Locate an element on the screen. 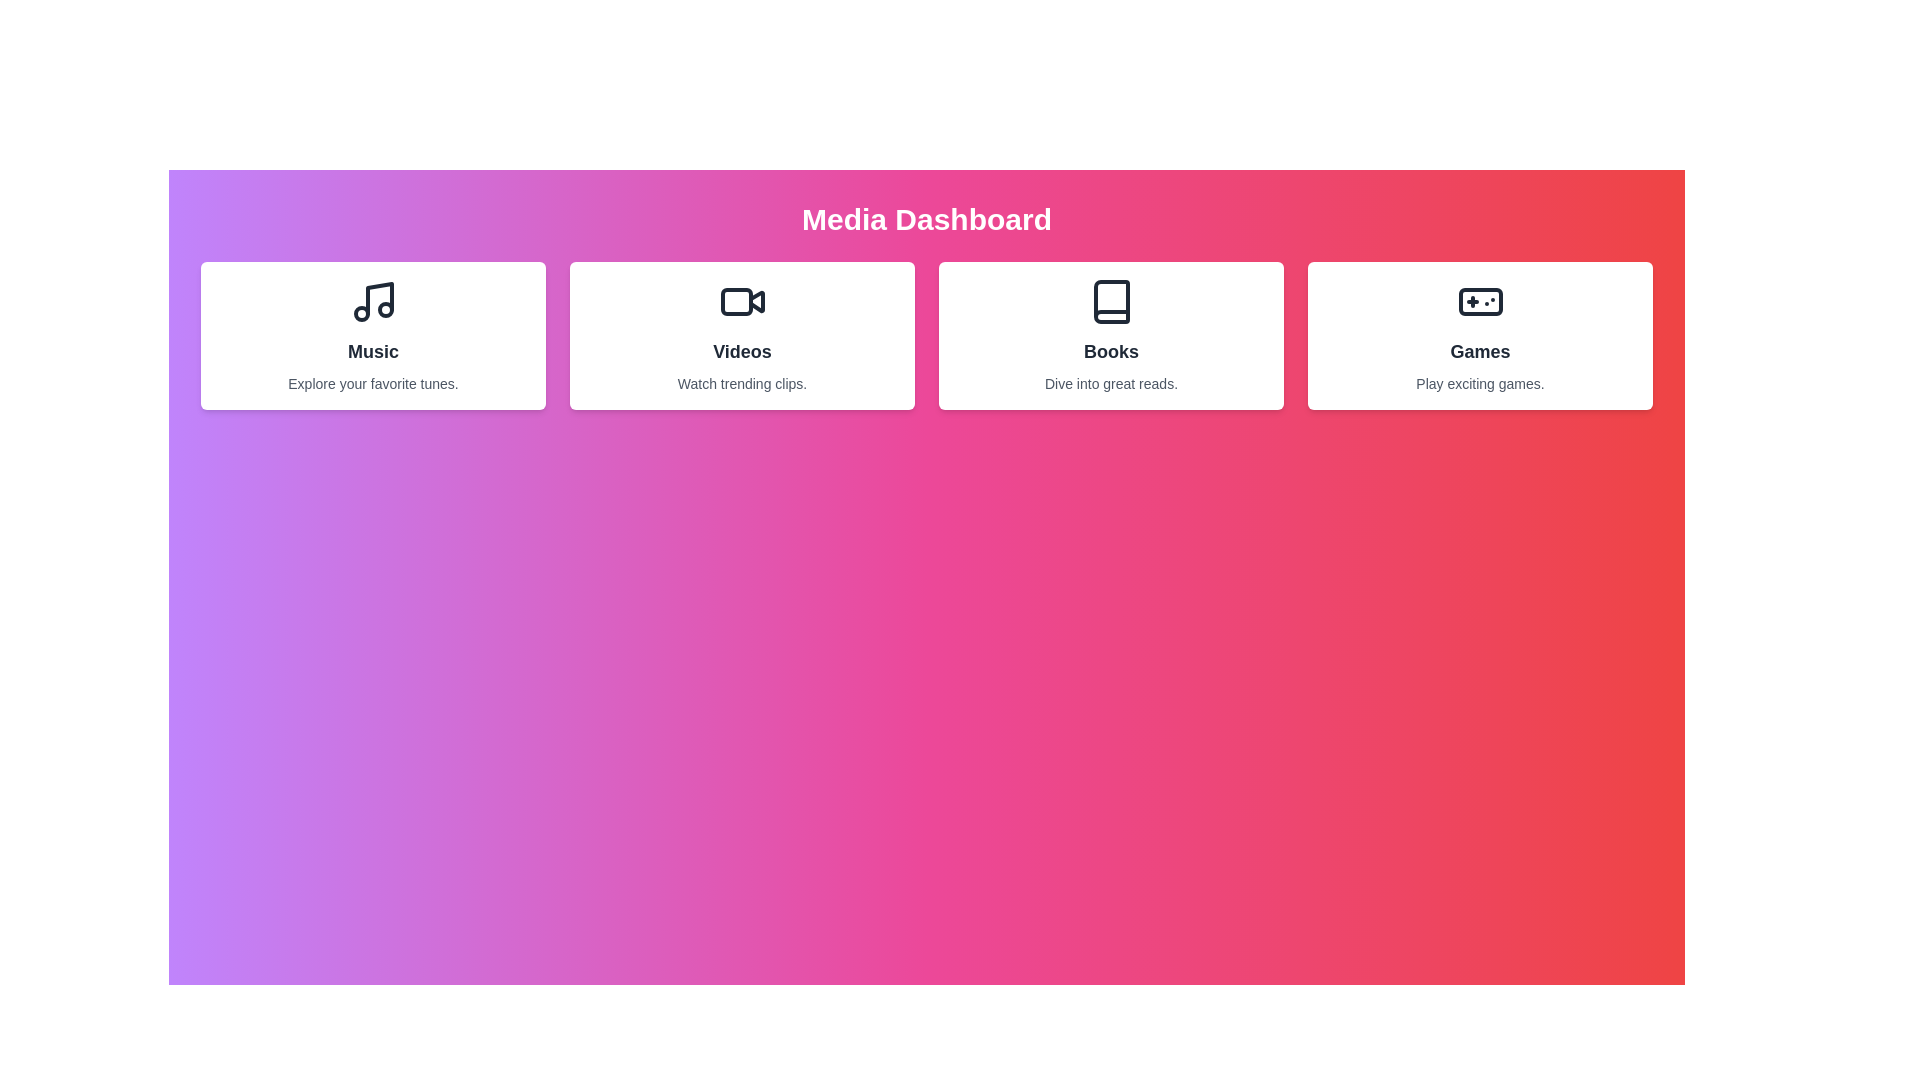 The width and height of the screenshot is (1920, 1080). the 'Books' category icon, which is visually represented as a vector graphic within a rectangular card labeled 'Books', located in the media dashboard interface is located at coordinates (1110, 301).